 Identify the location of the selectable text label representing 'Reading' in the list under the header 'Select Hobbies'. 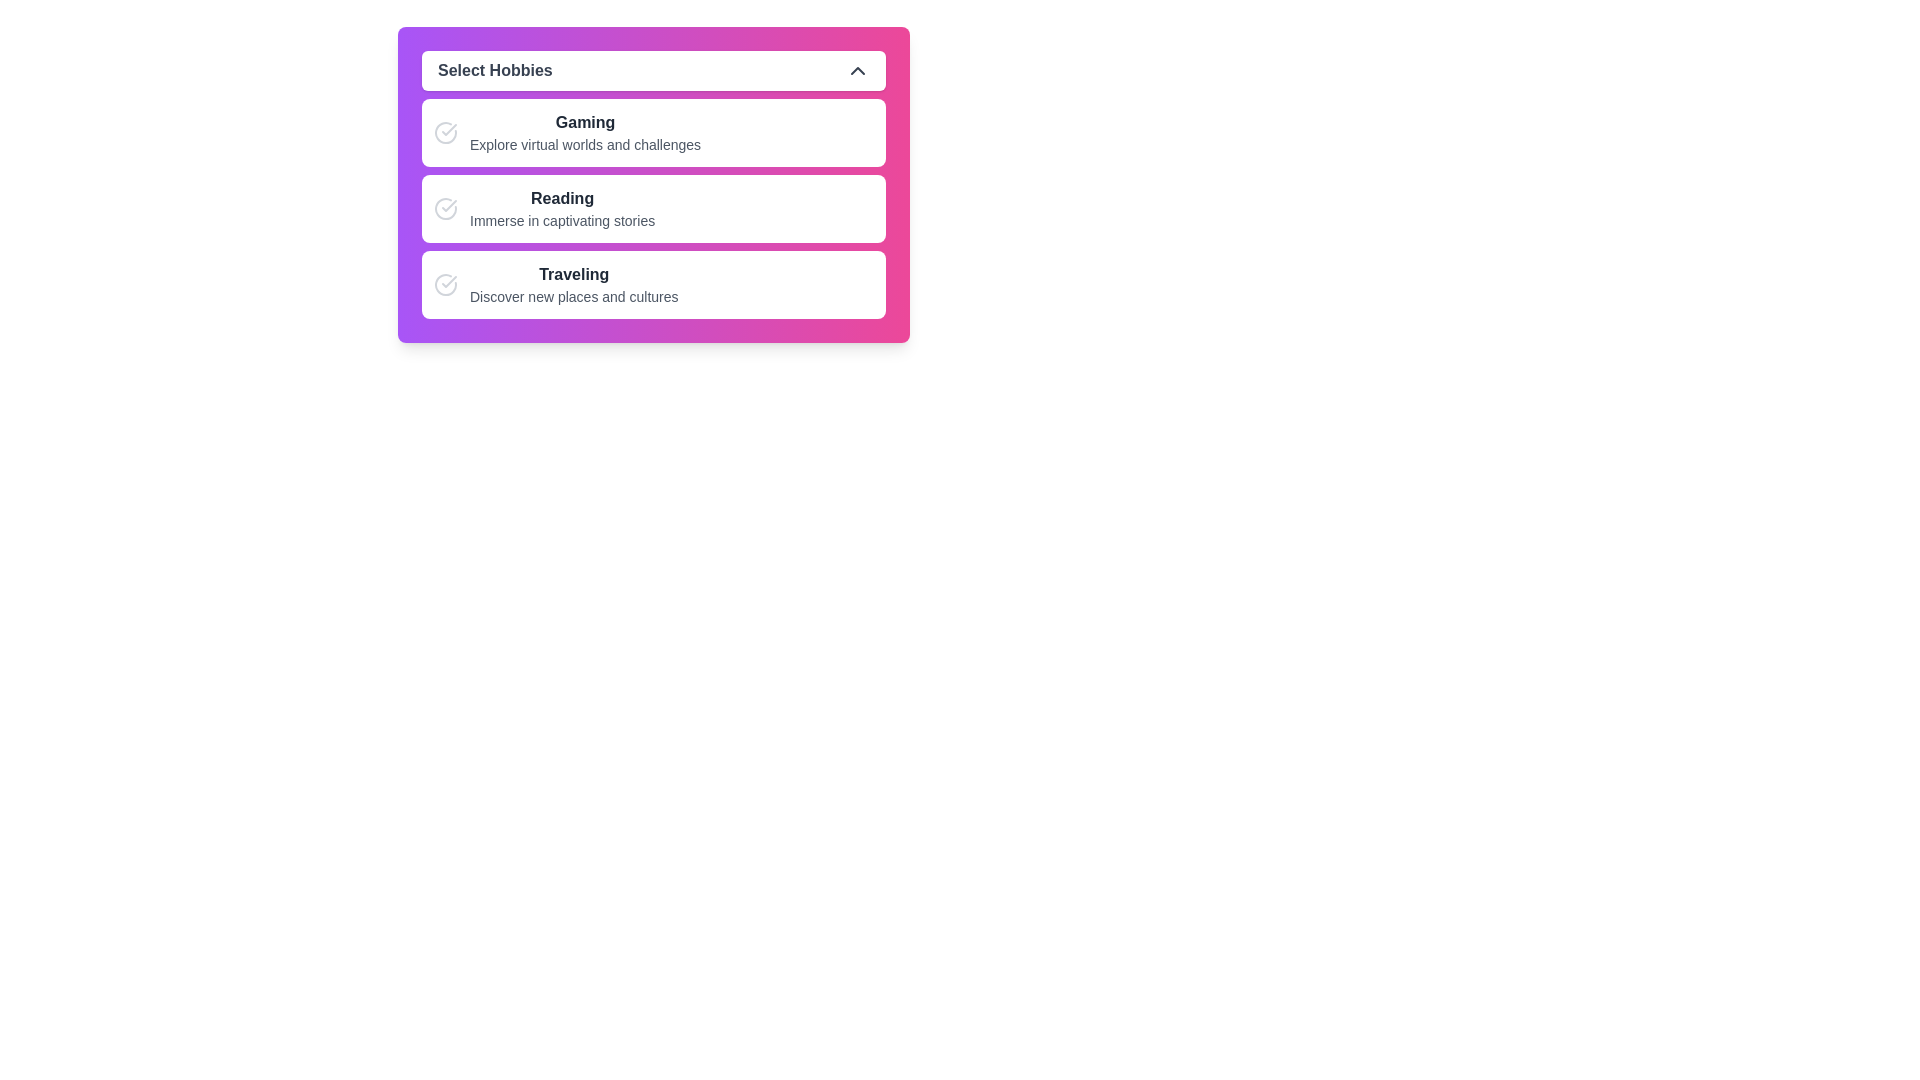
(561, 208).